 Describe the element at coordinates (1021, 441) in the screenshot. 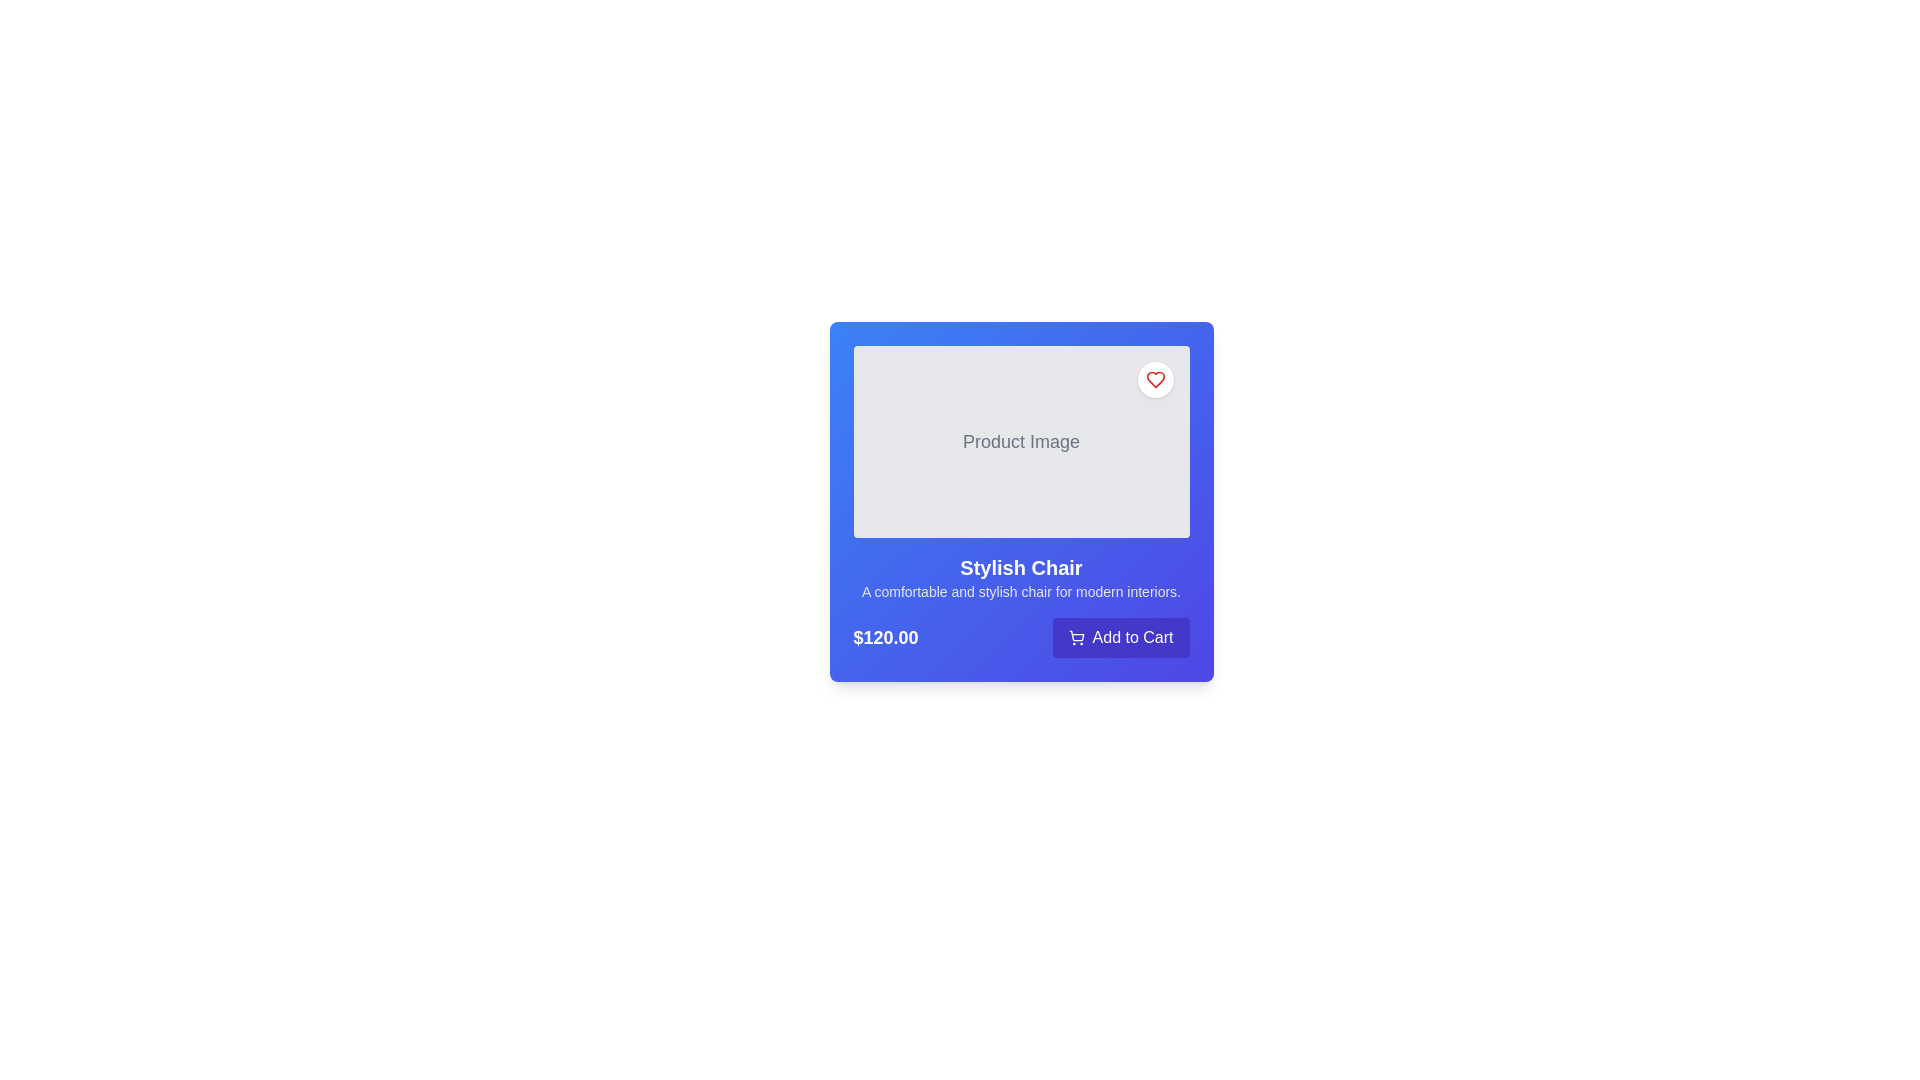

I see `the static text label that reads 'Product Image', which is displayed in gray text on a light gray background, located in the upper-middle segment of a card-like component` at that location.